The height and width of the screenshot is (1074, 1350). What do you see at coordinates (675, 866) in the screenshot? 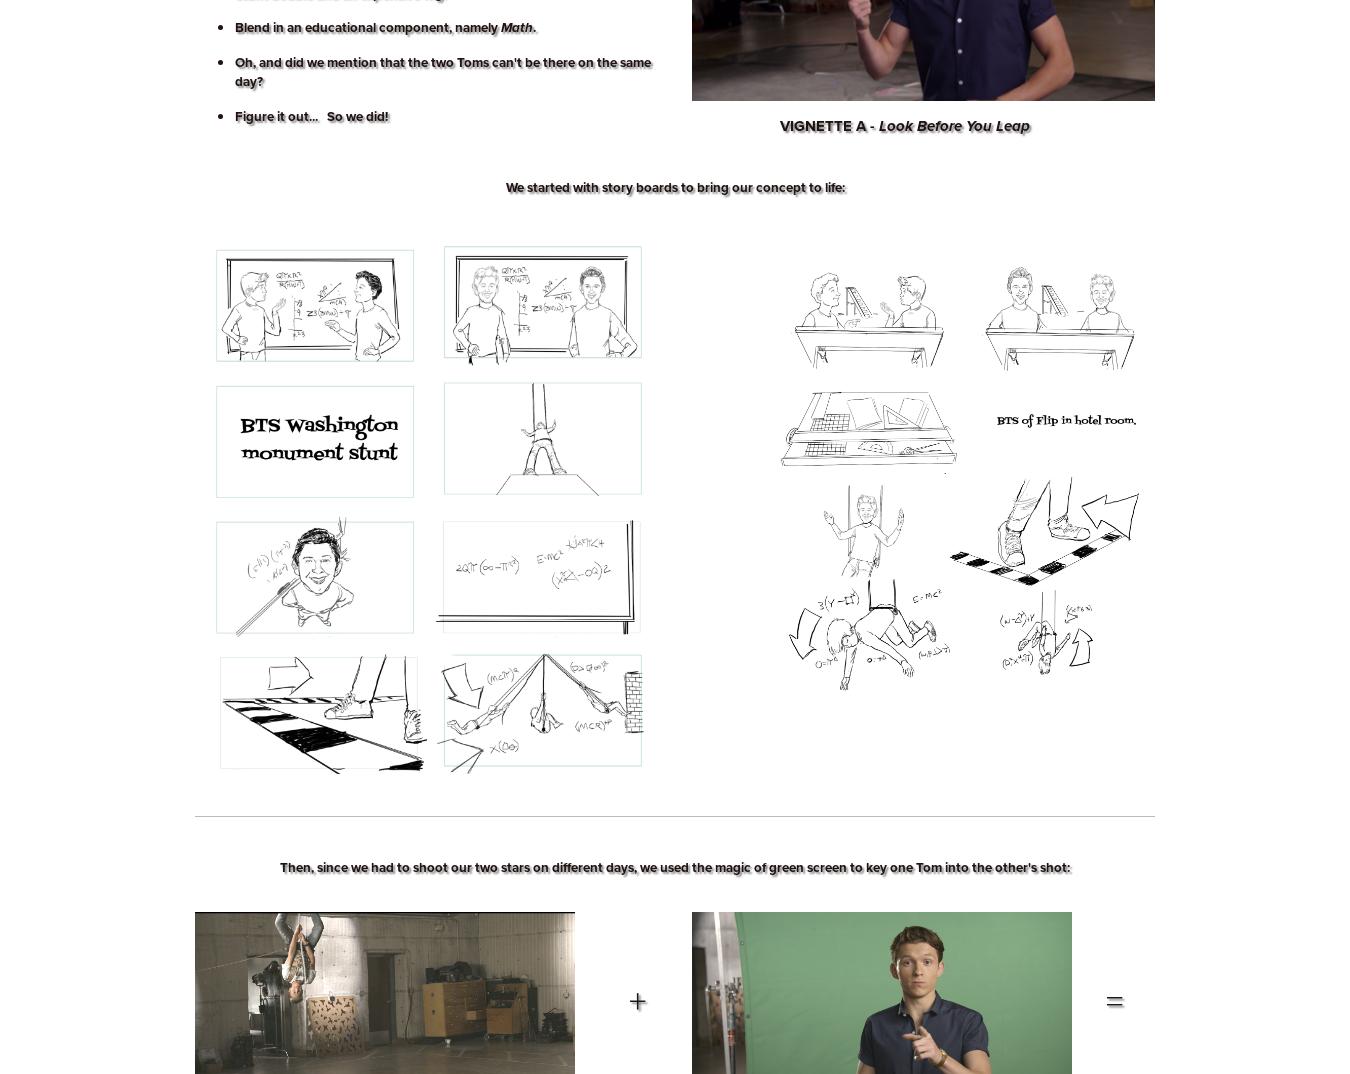
I see `'Then, since we had to shoot our two stars on different days, we used the magic of green screen to key one Tom into the other's shot:'` at bounding box center [675, 866].